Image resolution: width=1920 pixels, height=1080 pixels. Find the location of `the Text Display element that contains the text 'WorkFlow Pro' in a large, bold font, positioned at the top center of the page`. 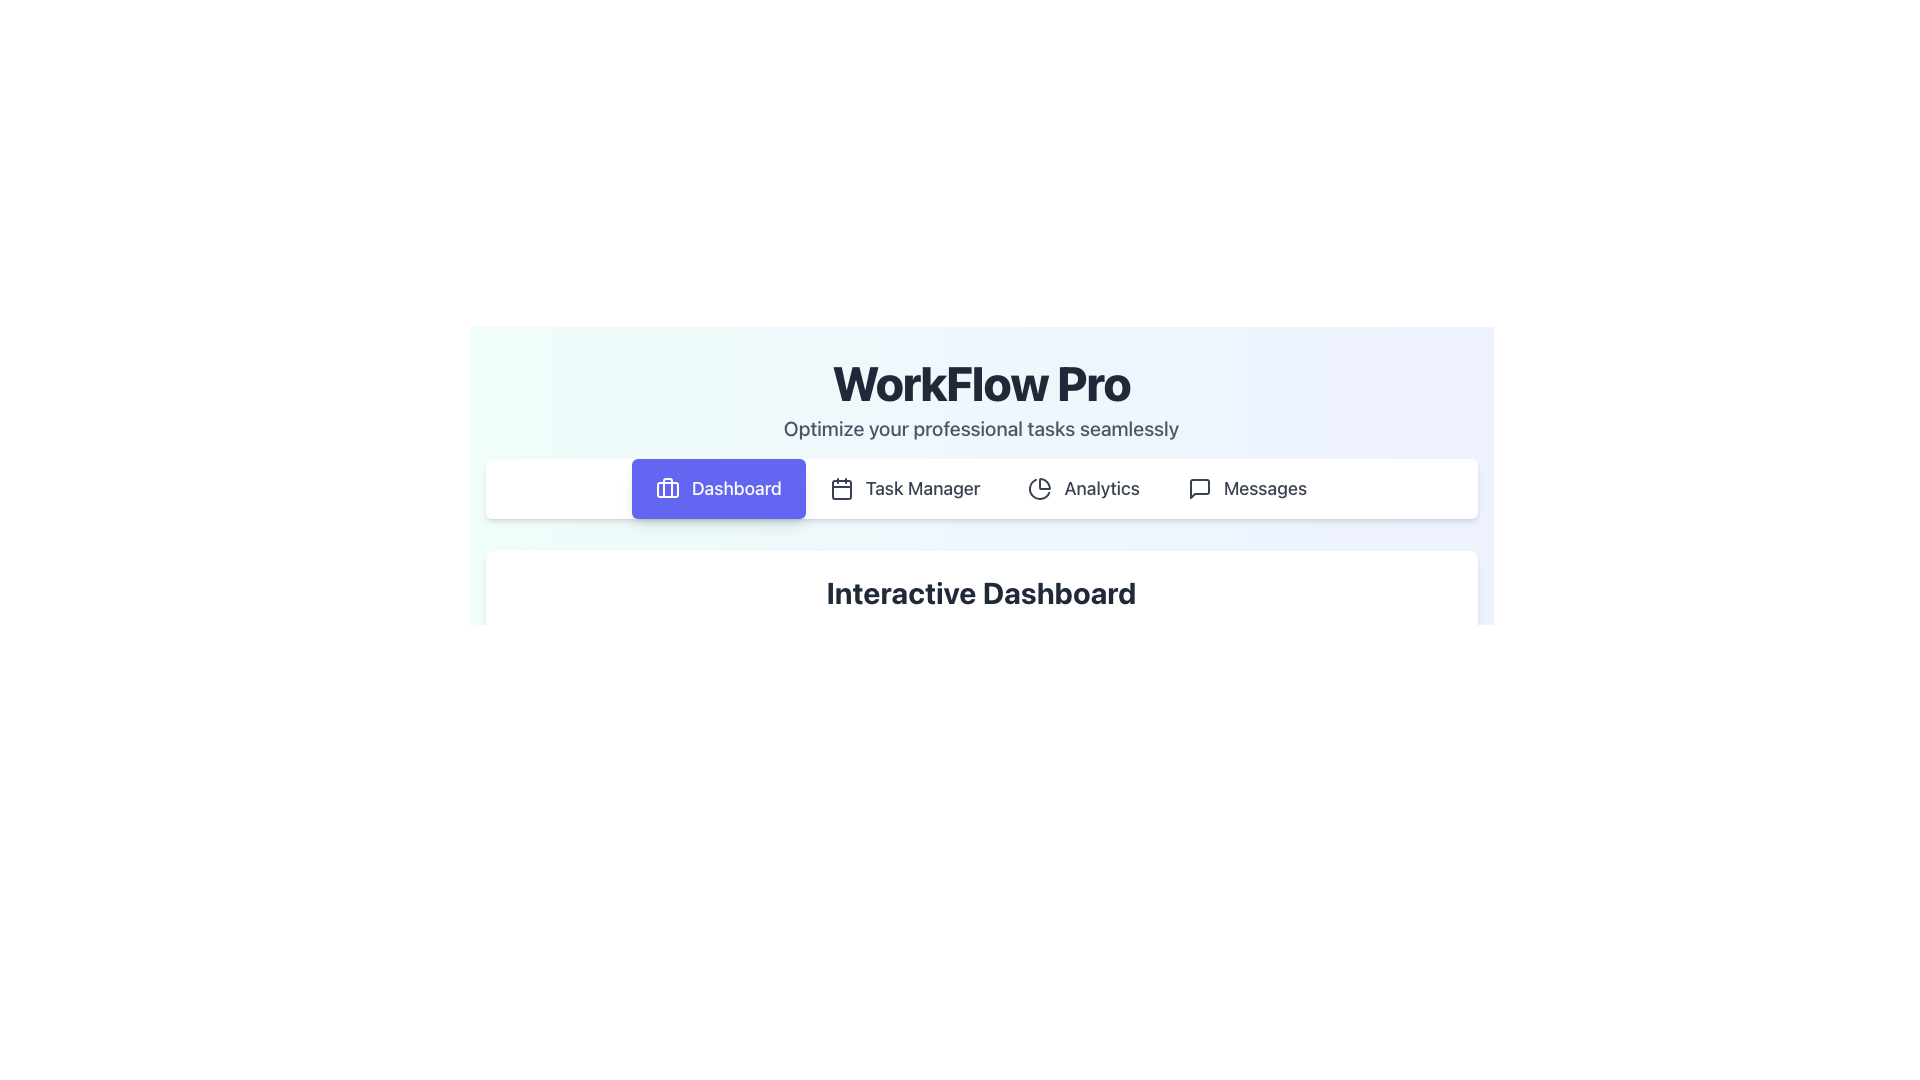

the Text Display element that contains the text 'WorkFlow Pro' in a large, bold font, positioned at the top center of the page is located at coordinates (981, 382).